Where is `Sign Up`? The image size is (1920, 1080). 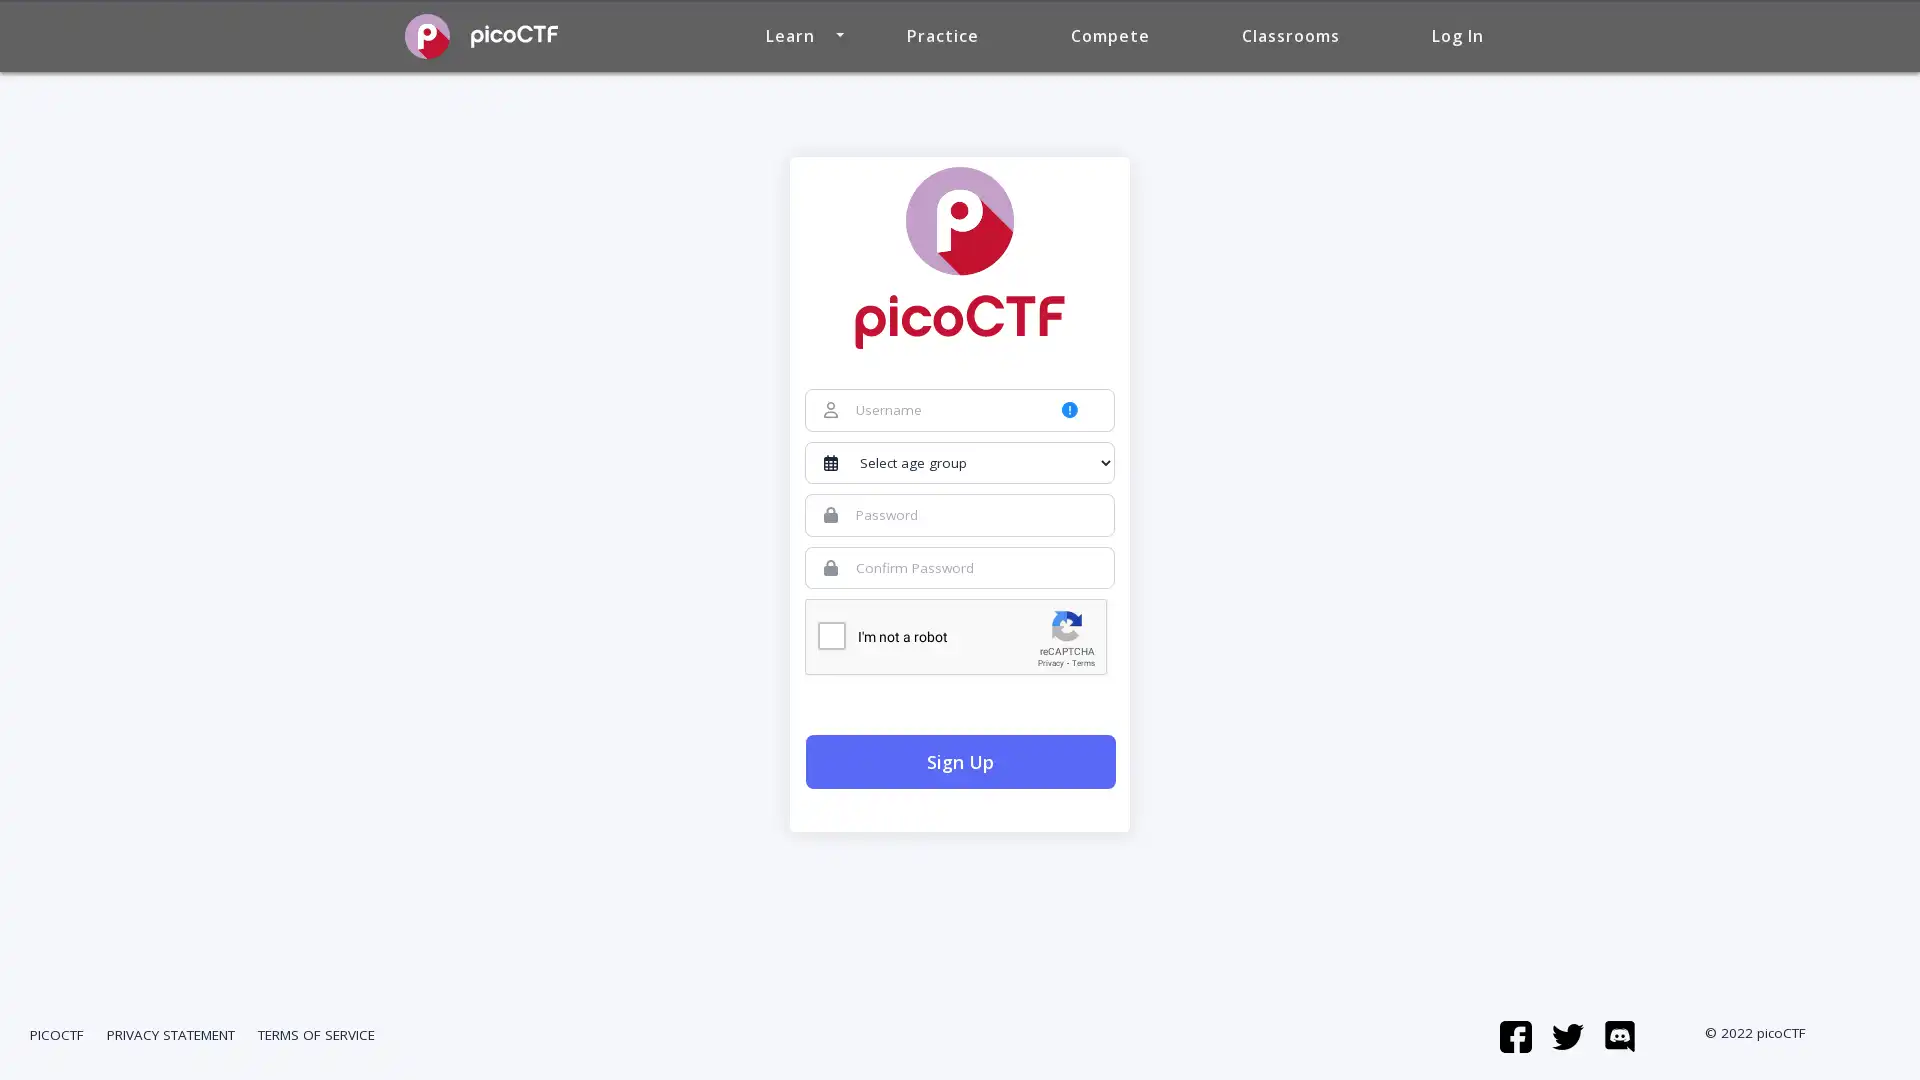
Sign Up is located at coordinates (960, 762).